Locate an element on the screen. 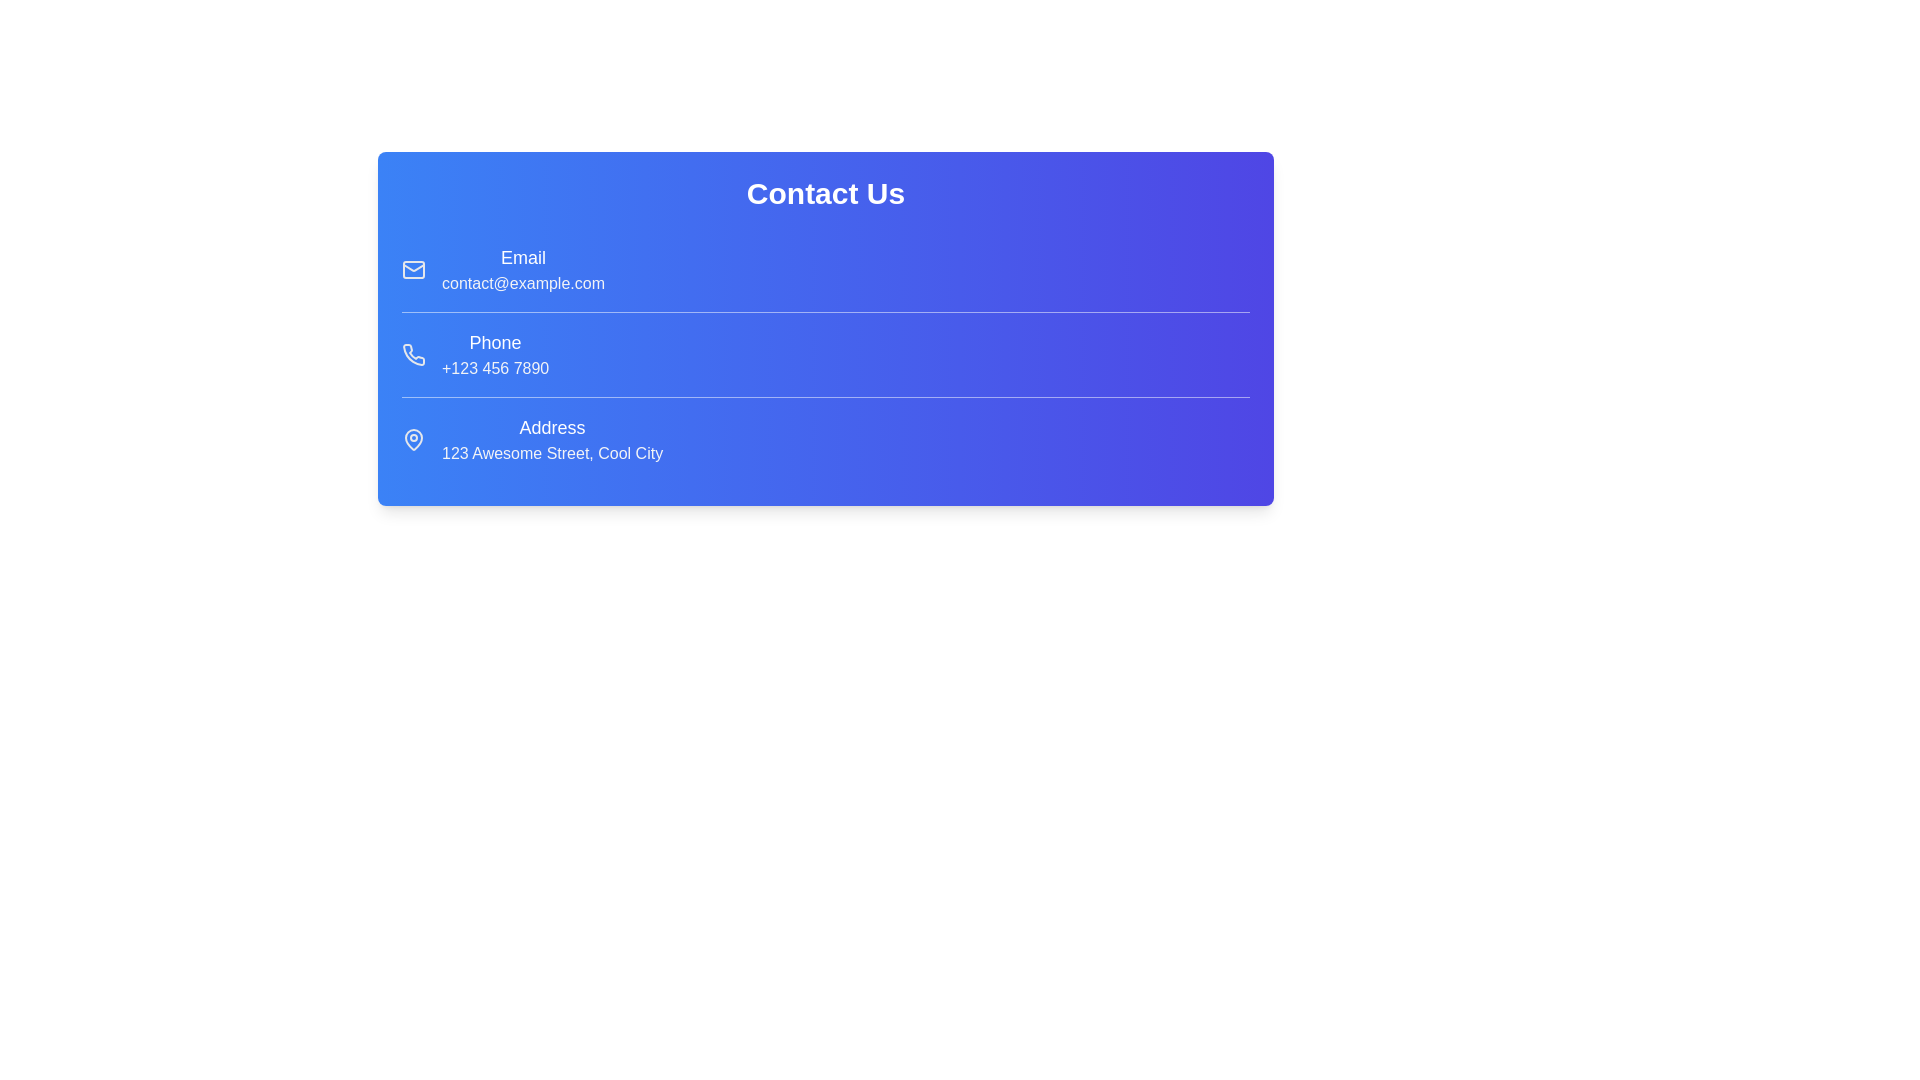  the map pin icon located next to the address '123 Awesome Street, Cool City', which is styled with a simple outline in a soft gray color and positioned in the third section of the card component is located at coordinates (412, 438).